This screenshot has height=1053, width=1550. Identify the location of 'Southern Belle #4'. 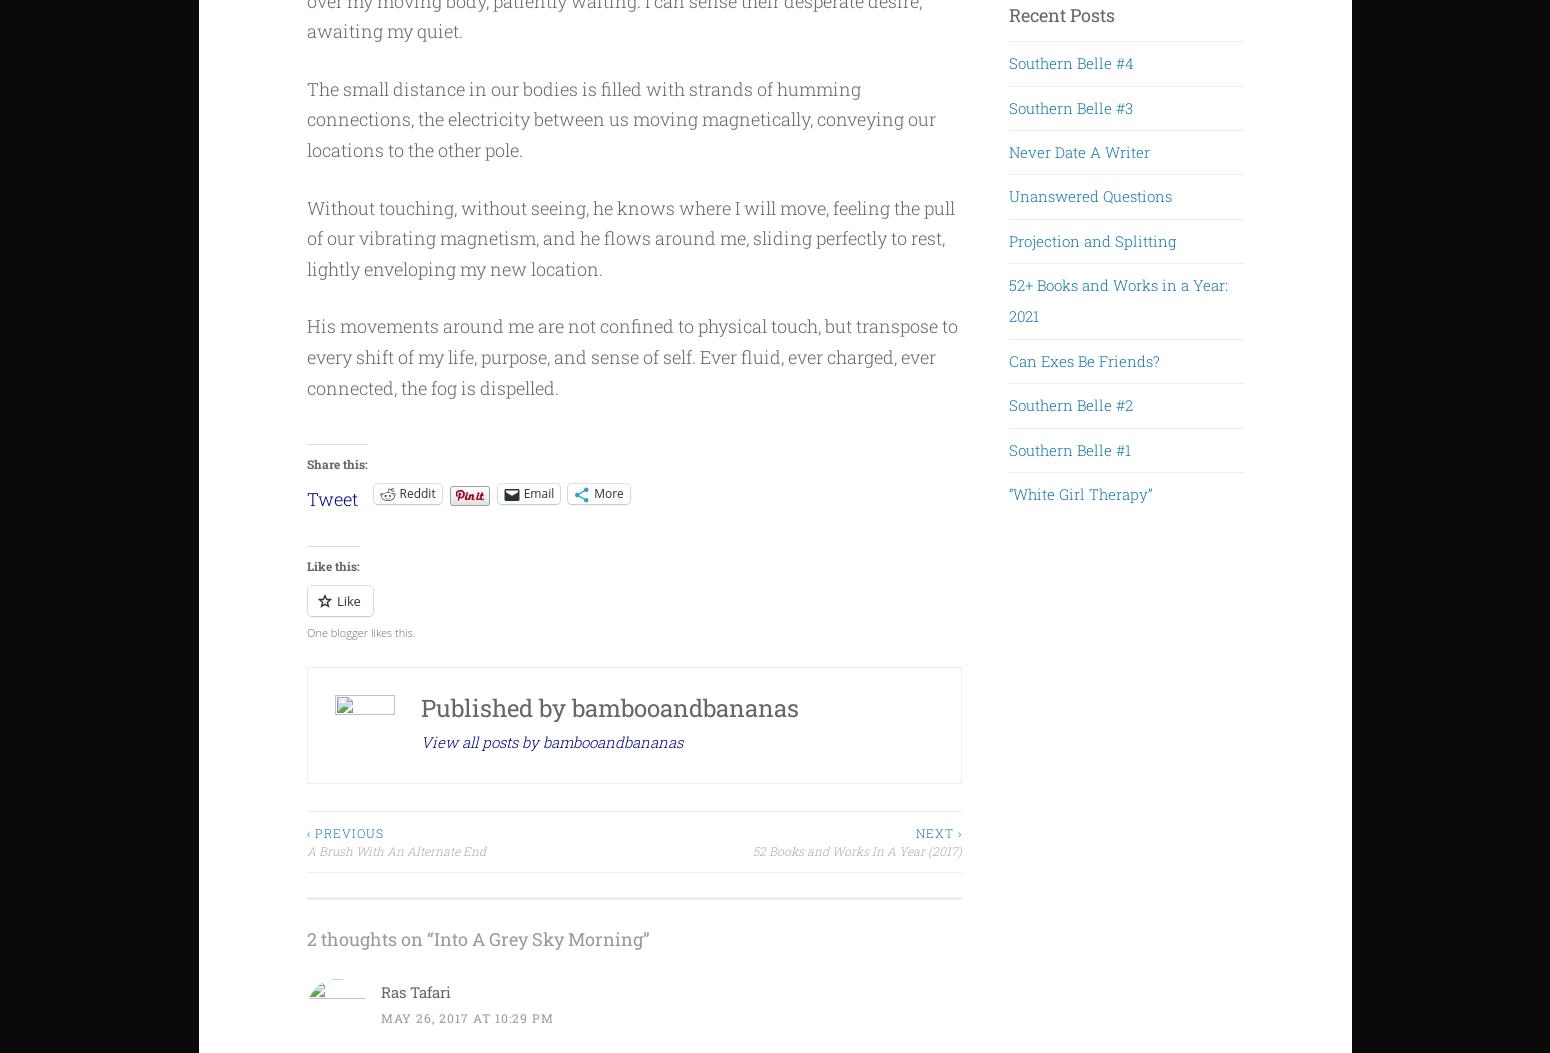
(1071, 61).